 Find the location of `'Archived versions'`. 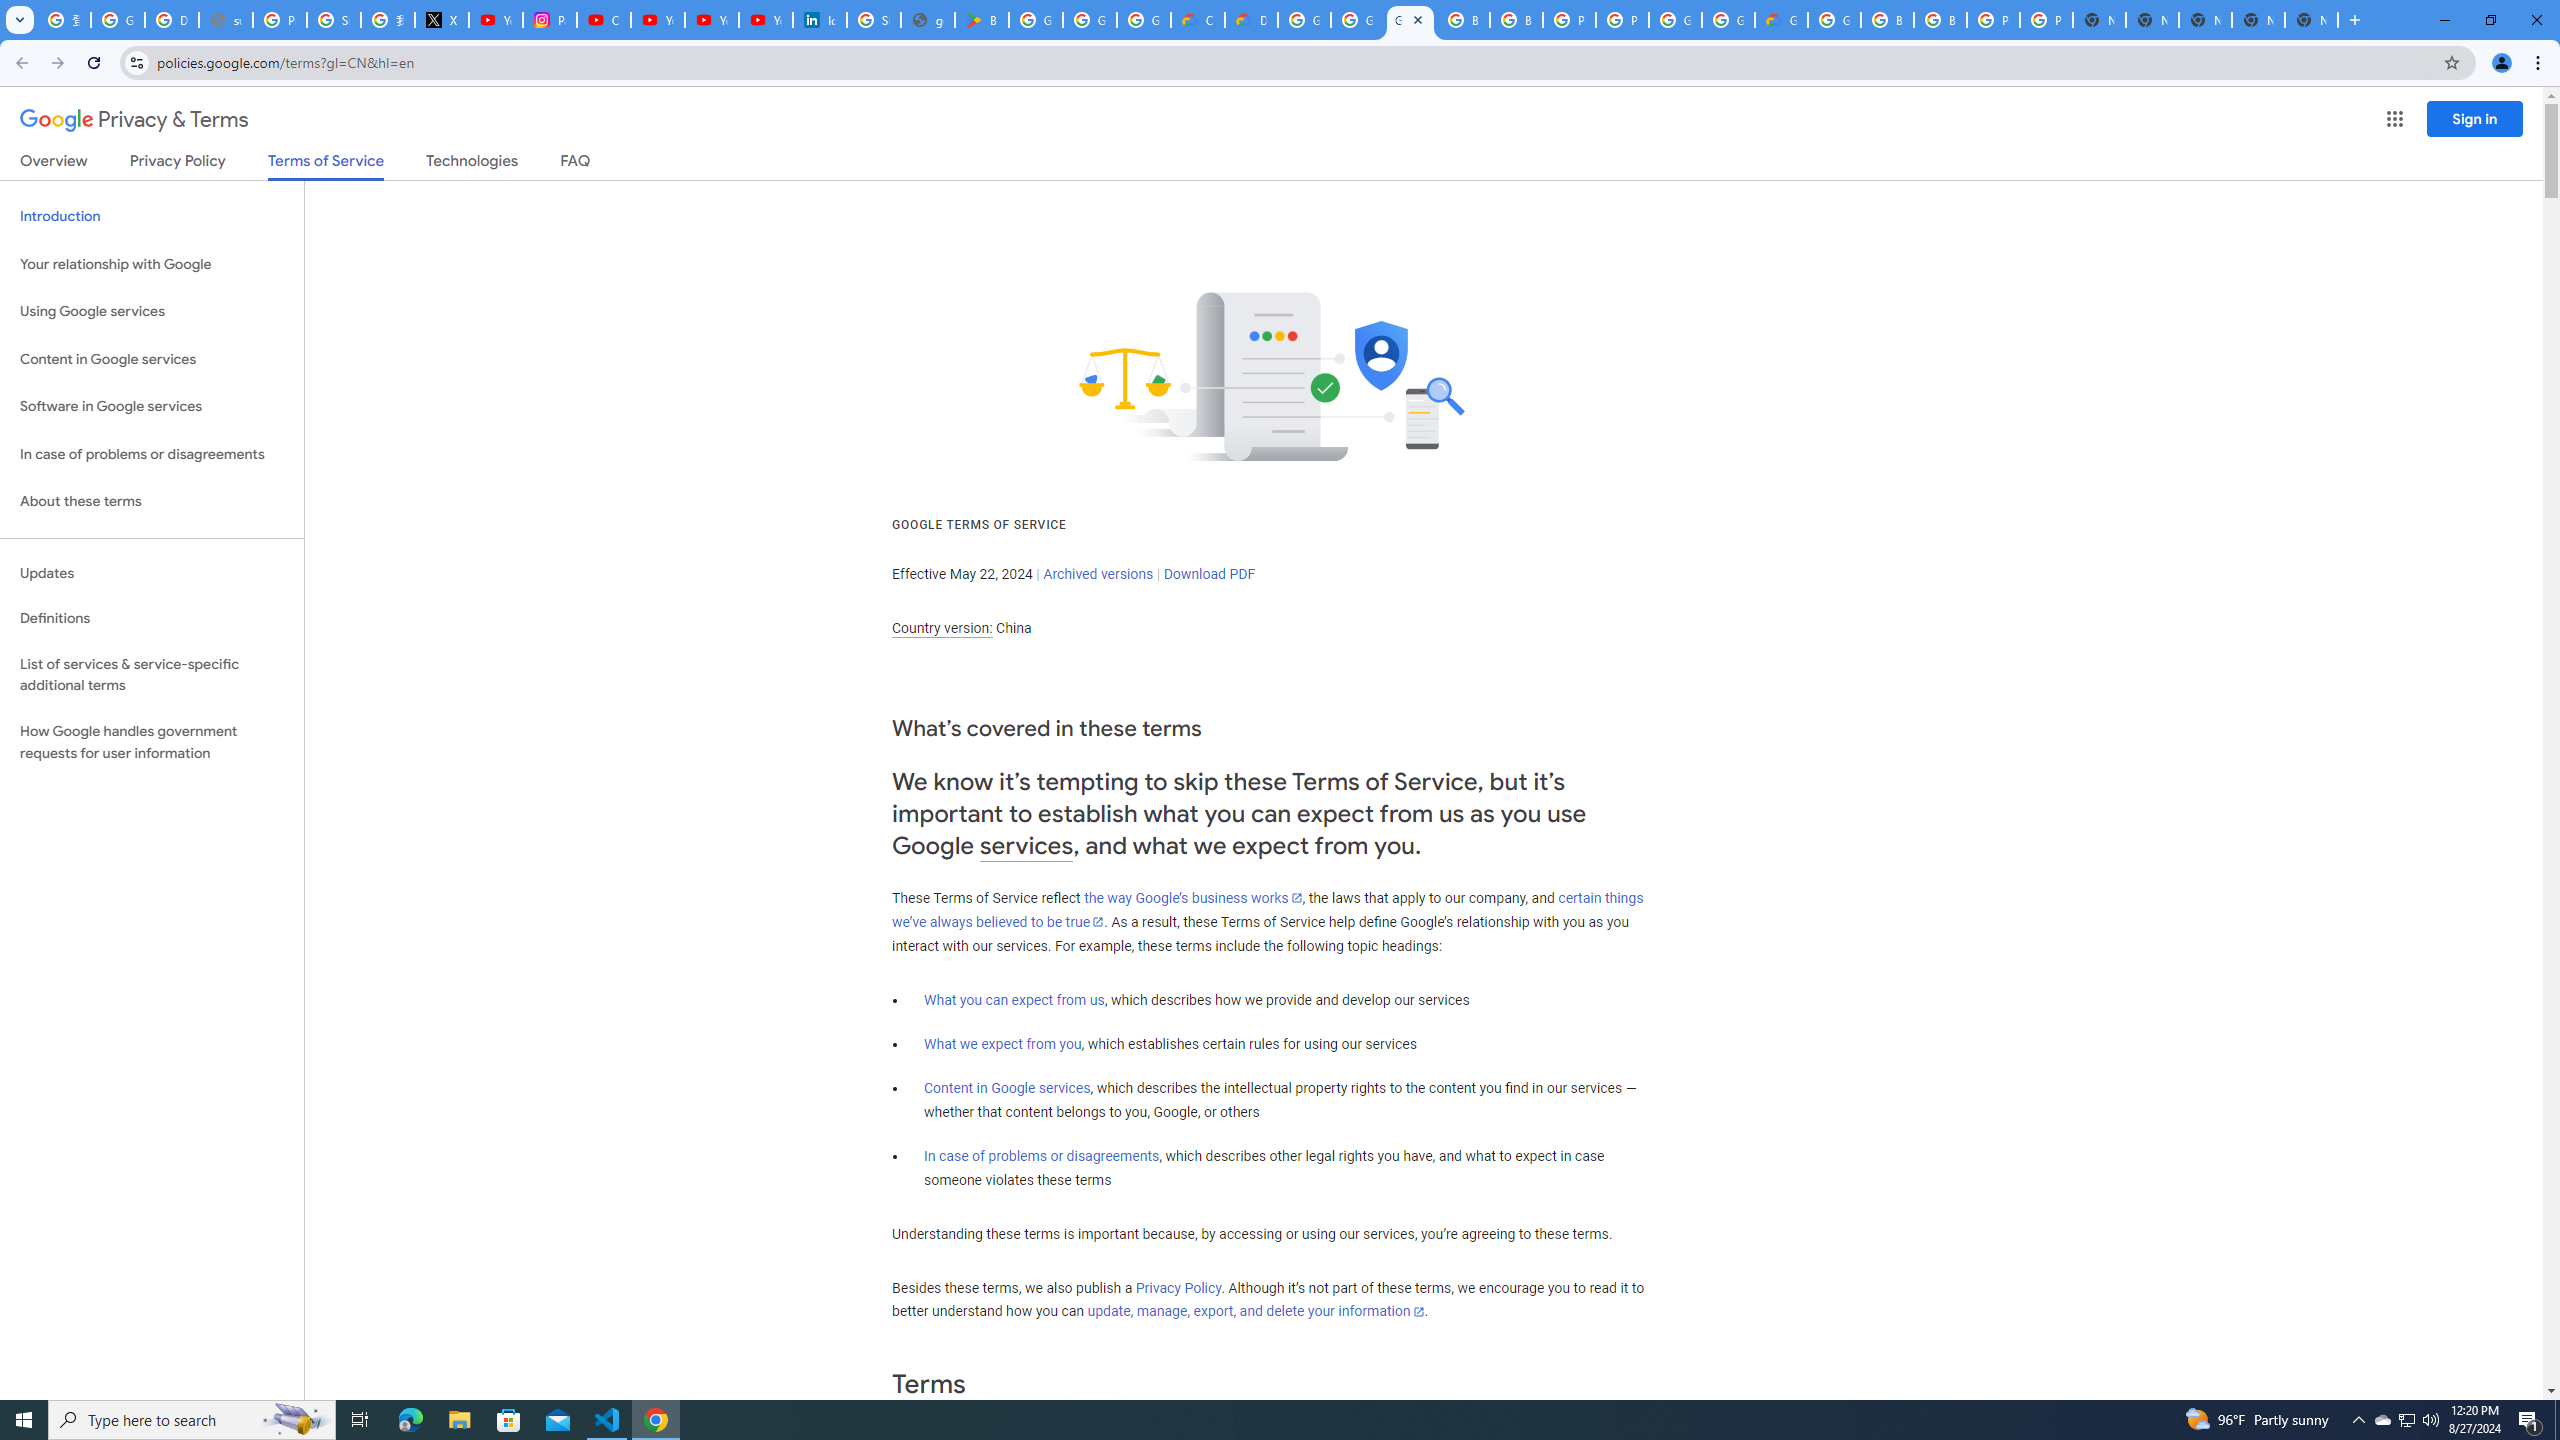

'Archived versions' is located at coordinates (1097, 572).